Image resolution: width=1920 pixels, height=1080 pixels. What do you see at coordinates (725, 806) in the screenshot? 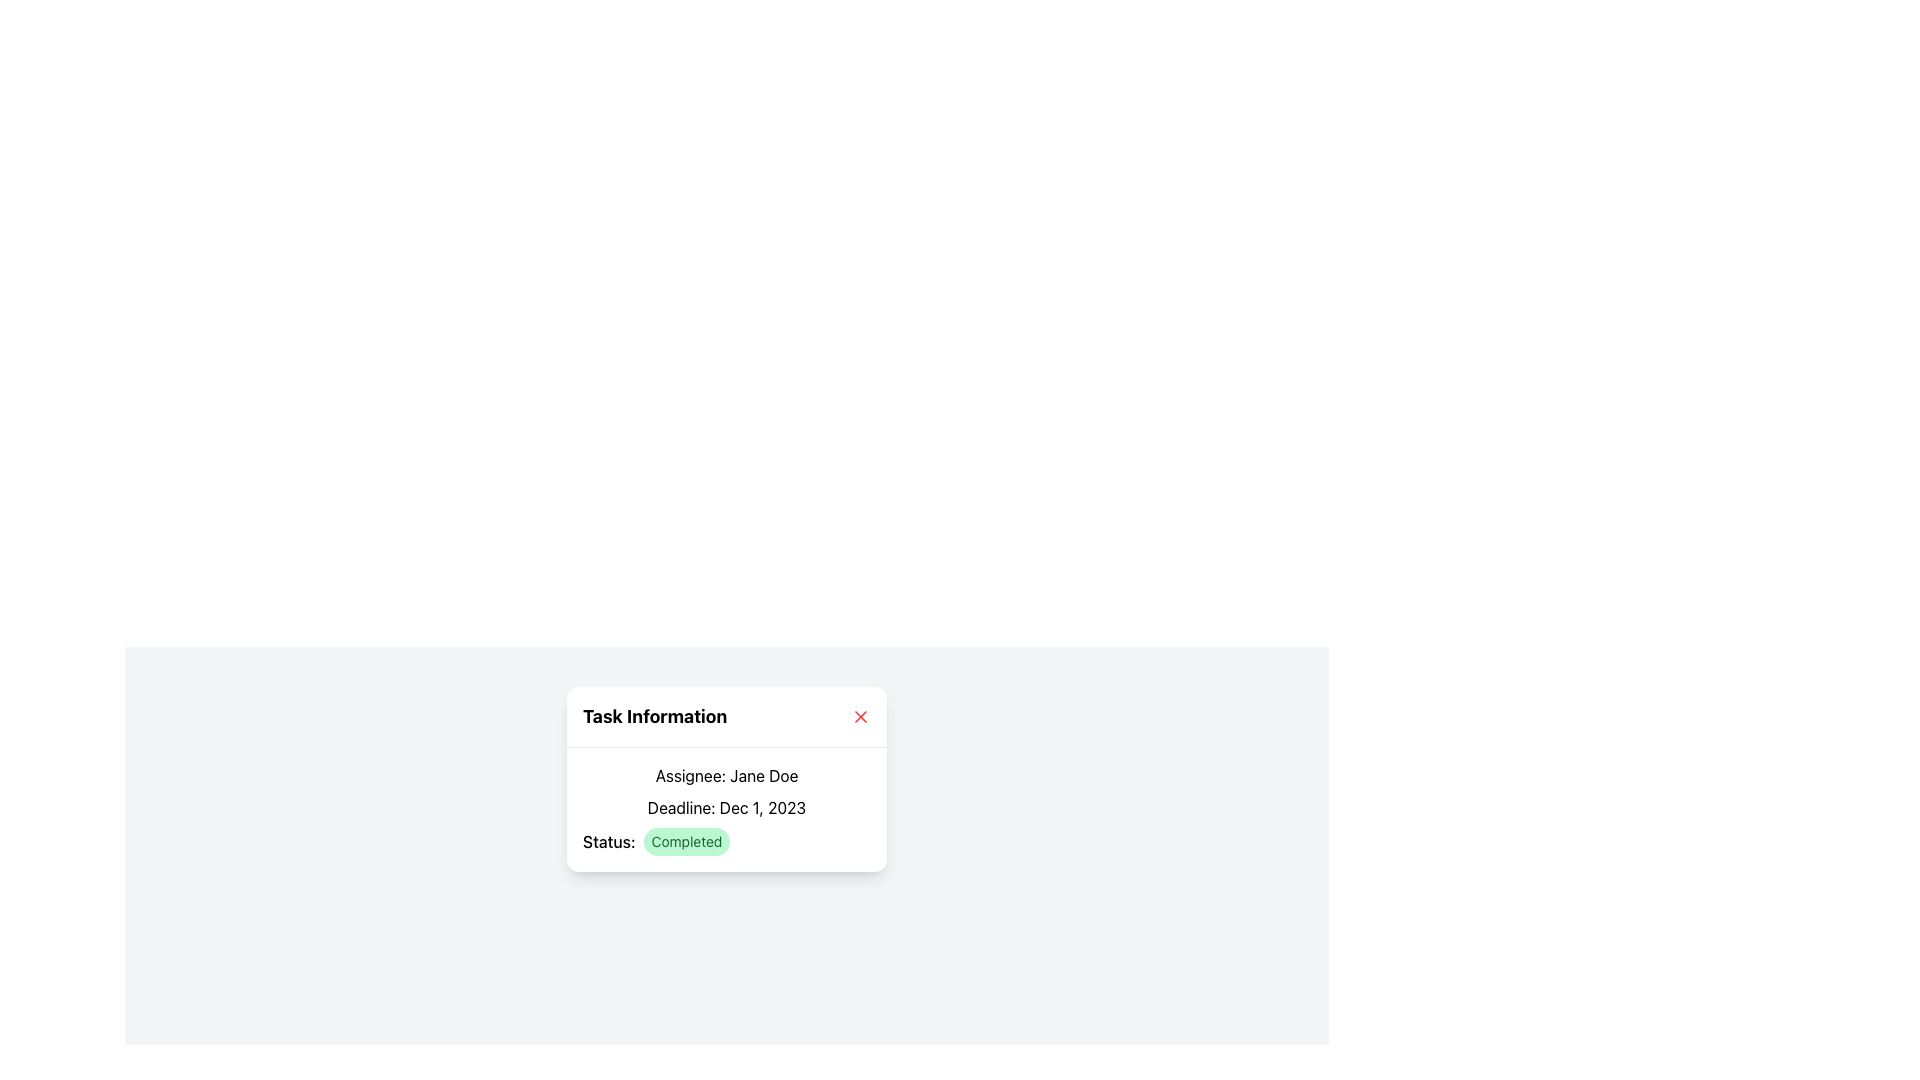
I see `the Text Display element that shows the task's deadline information, located between 'Assignee: Jane Doe' and 'Status: Completed'` at bounding box center [725, 806].